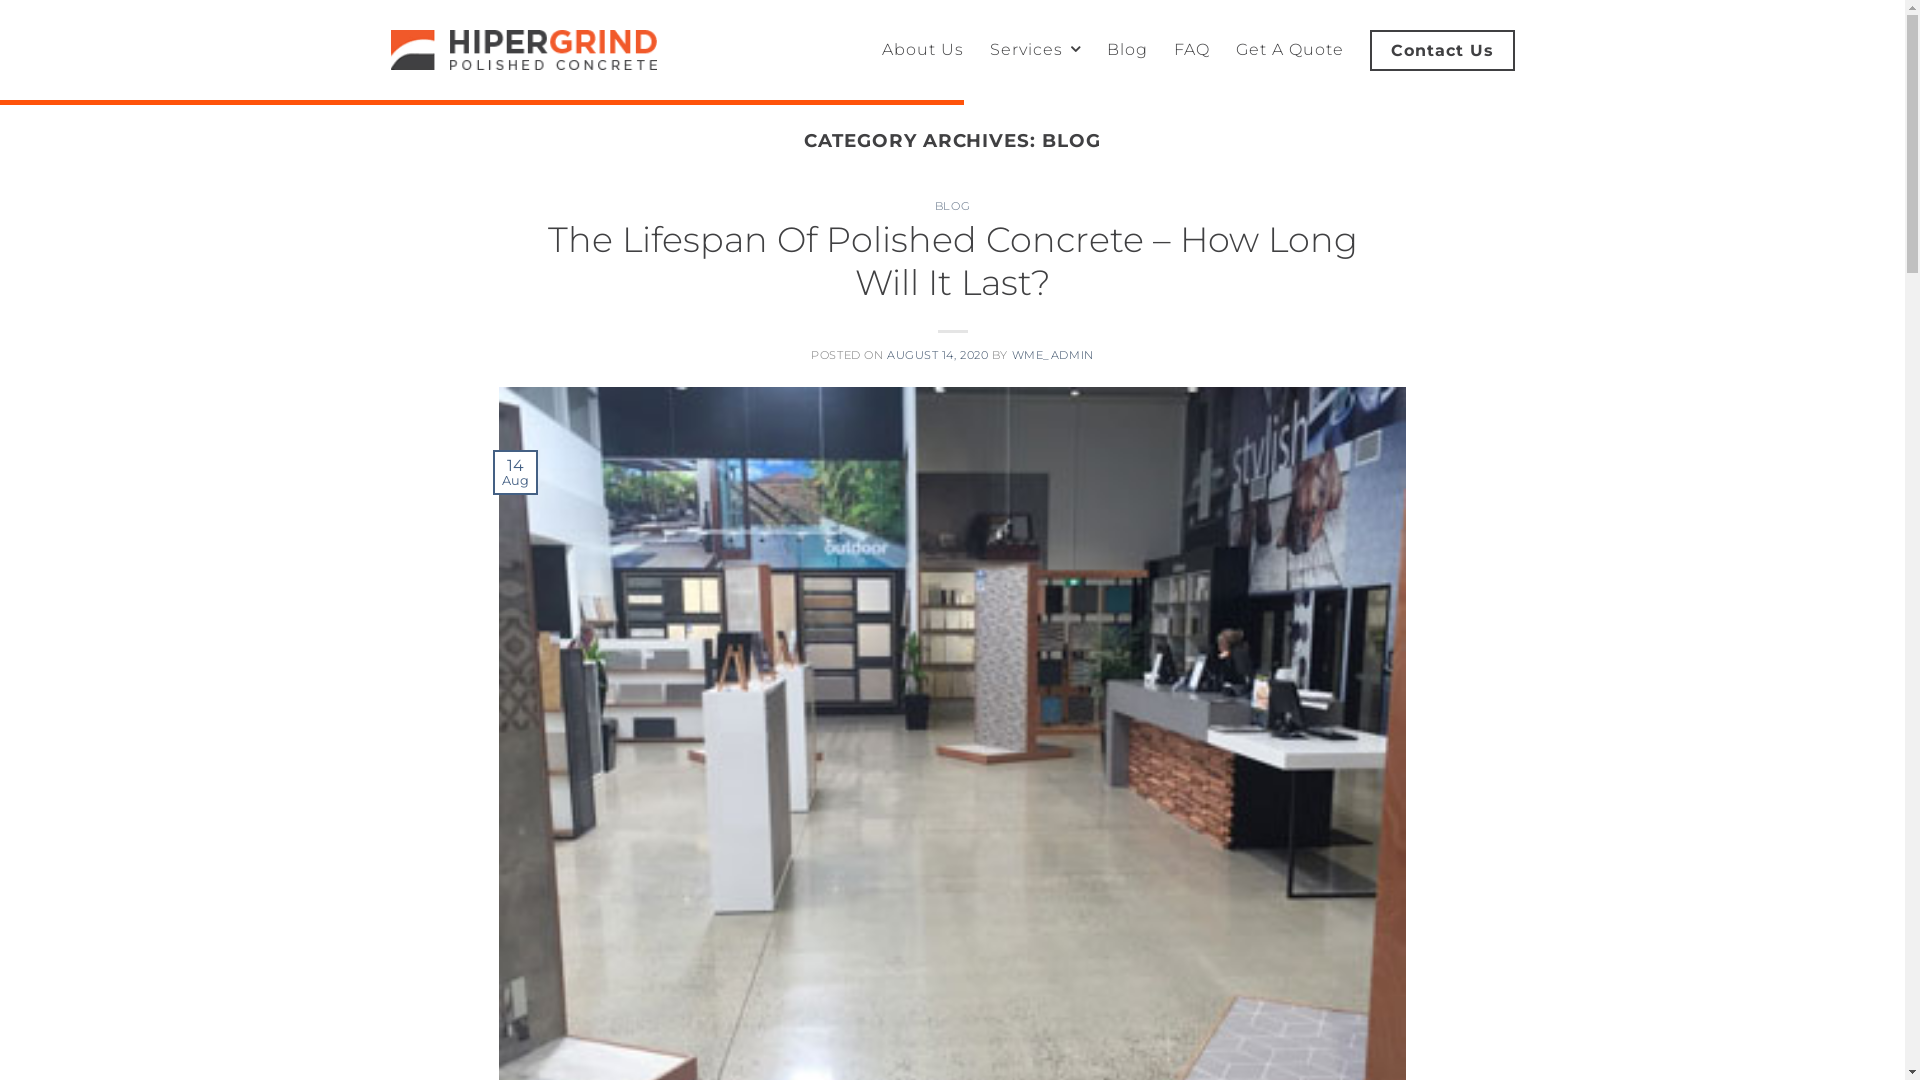  I want to click on 'About Us', so click(921, 49).